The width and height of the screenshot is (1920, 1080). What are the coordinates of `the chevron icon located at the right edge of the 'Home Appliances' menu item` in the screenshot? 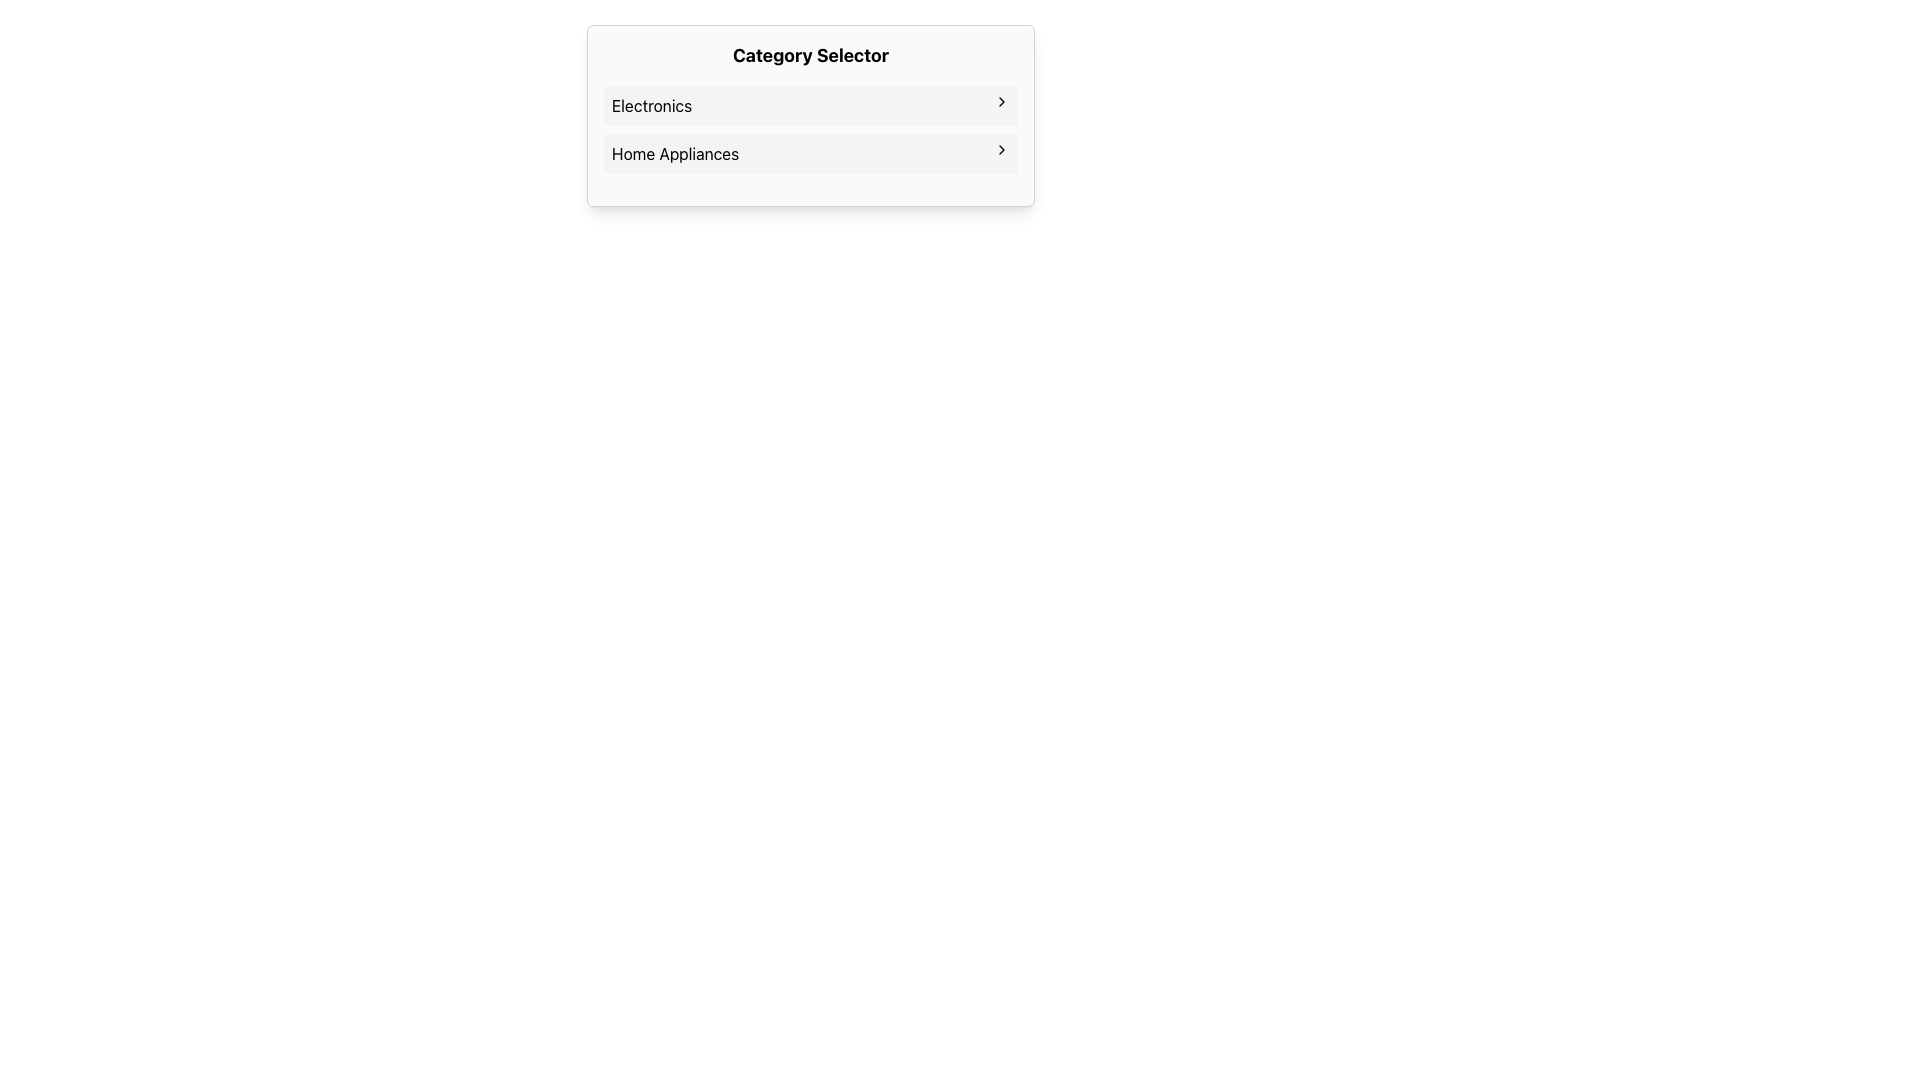 It's located at (1002, 149).